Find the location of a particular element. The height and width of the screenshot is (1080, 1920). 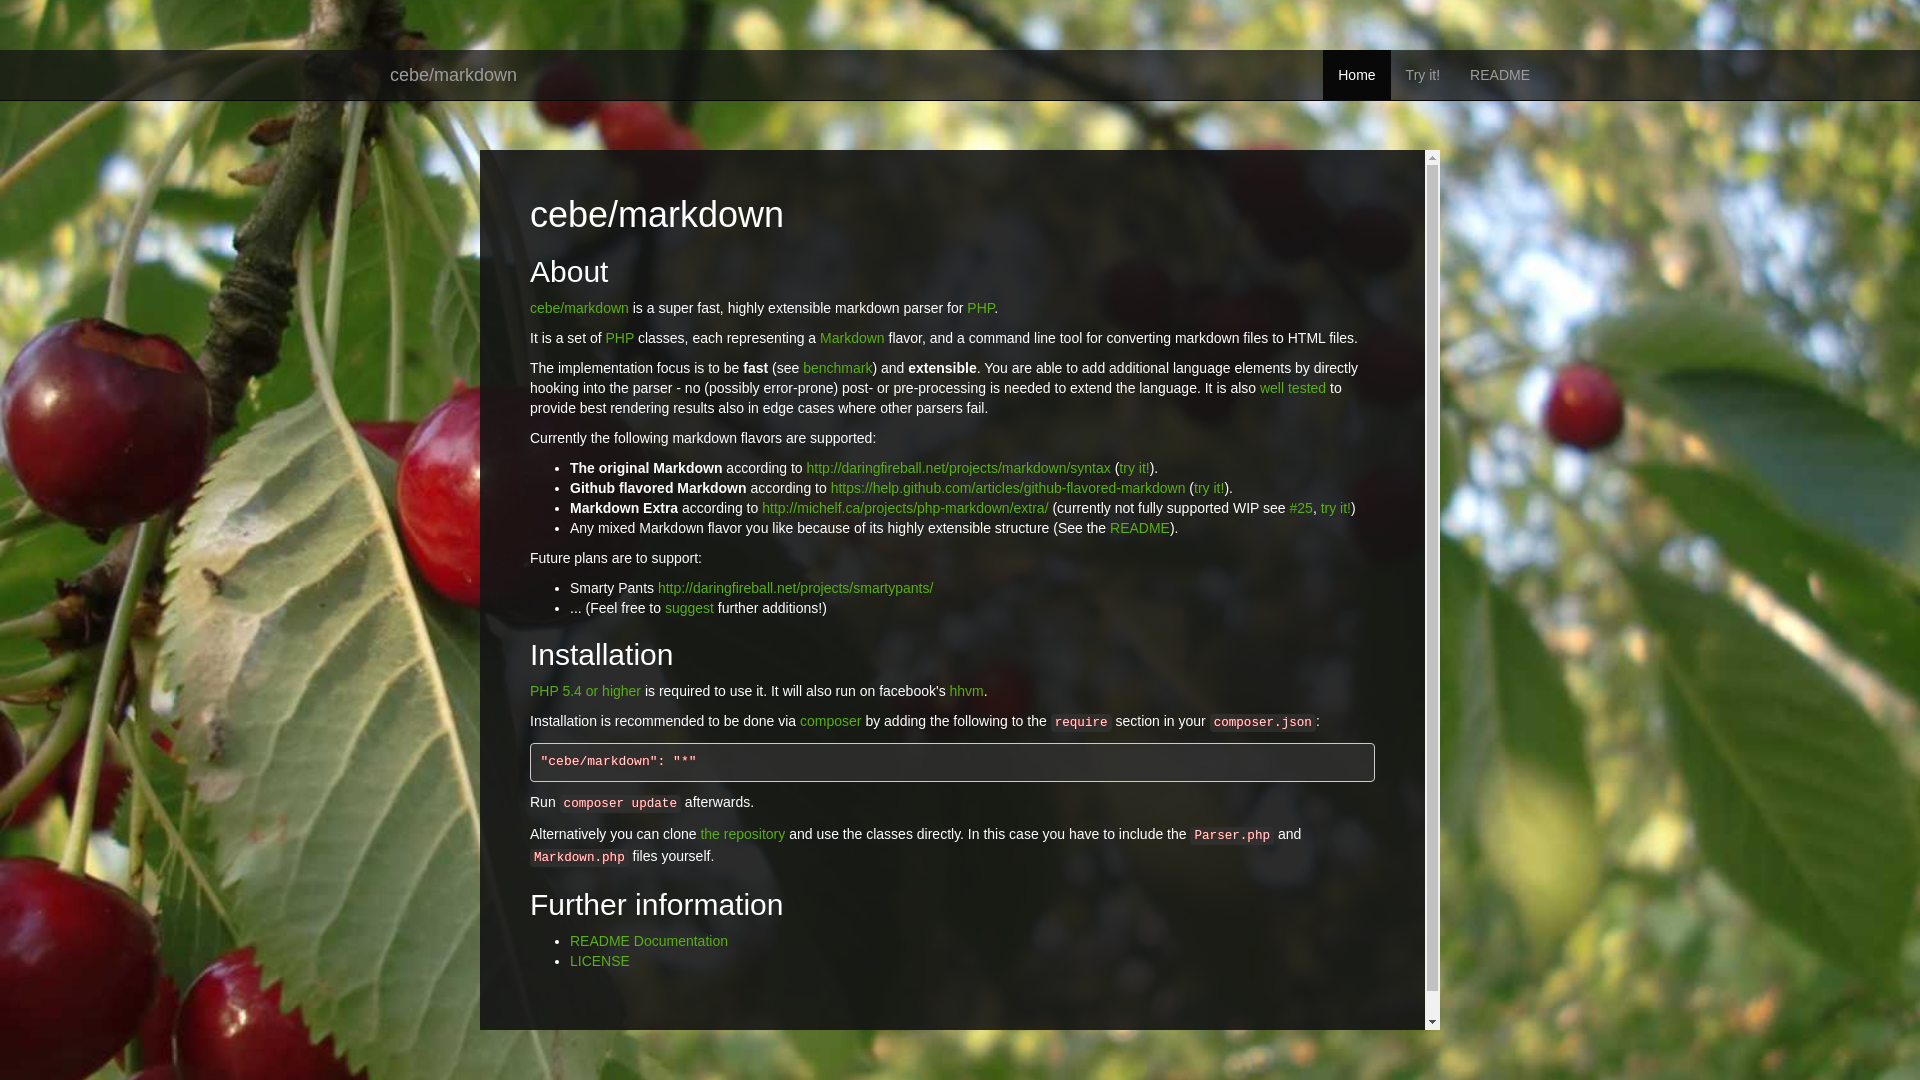

'hhvm' is located at coordinates (966, 689).